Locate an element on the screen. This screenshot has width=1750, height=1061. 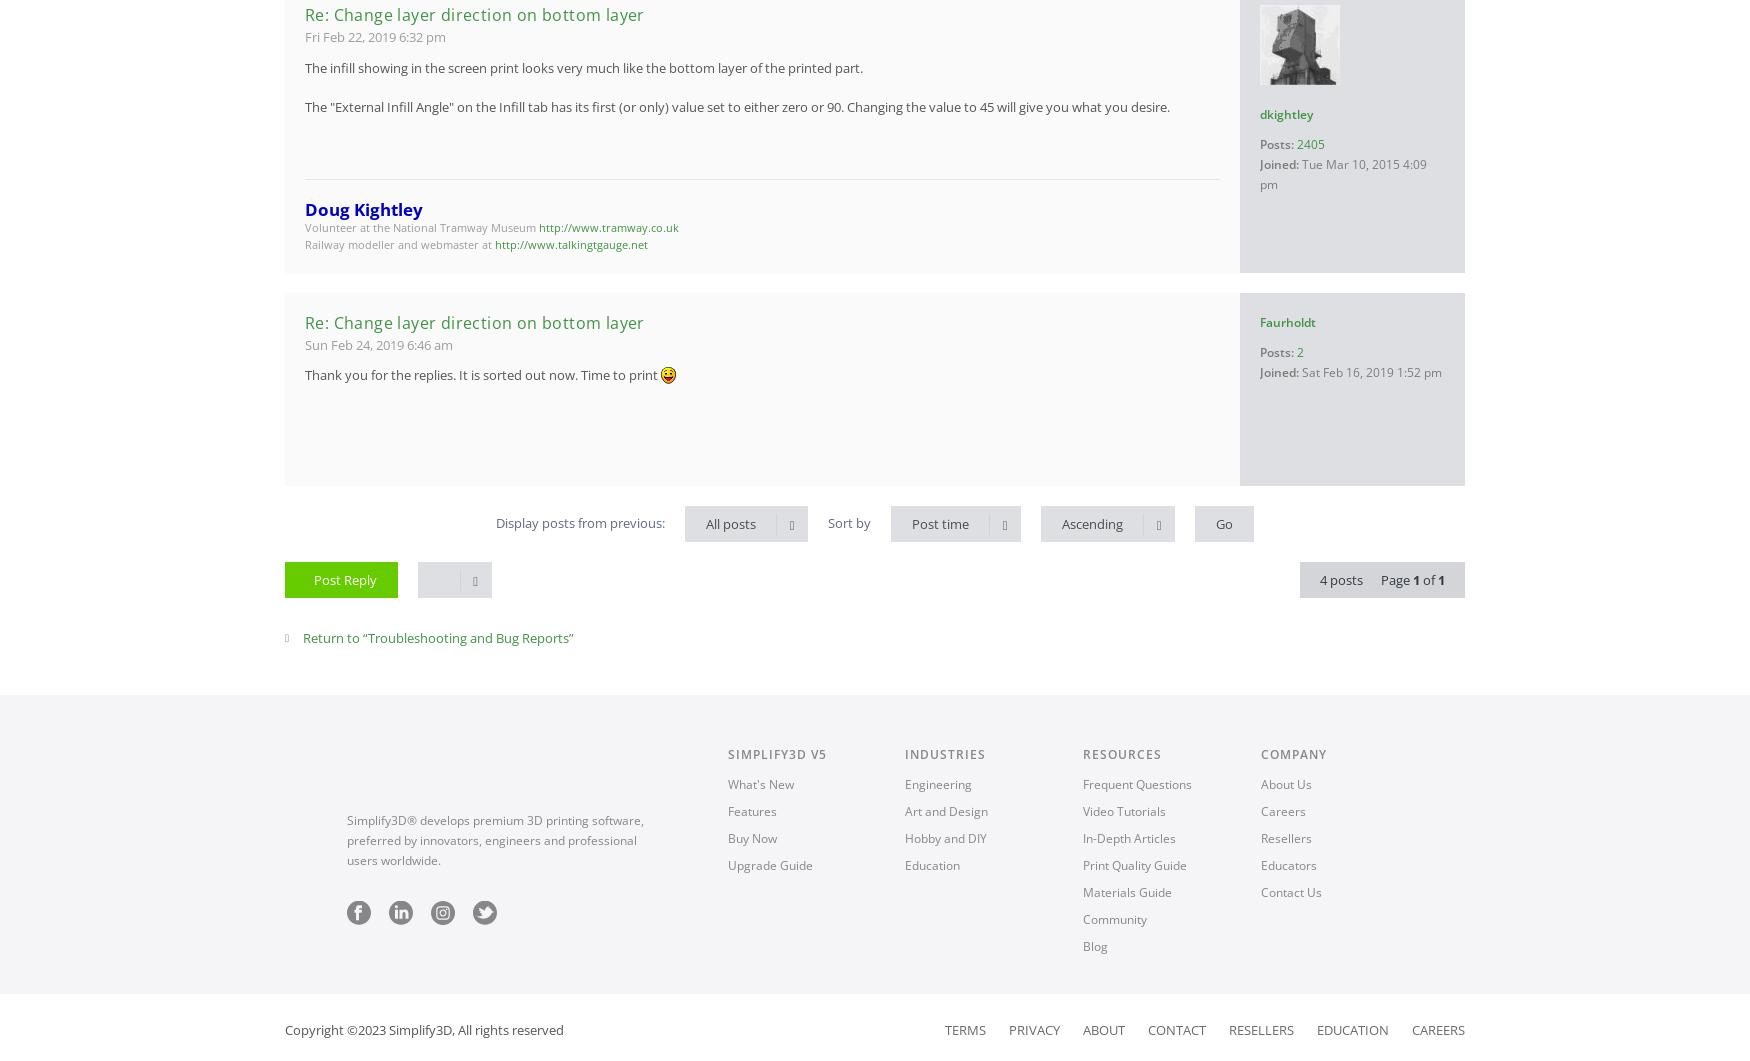
'Resellers' is located at coordinates (1260, 1027).